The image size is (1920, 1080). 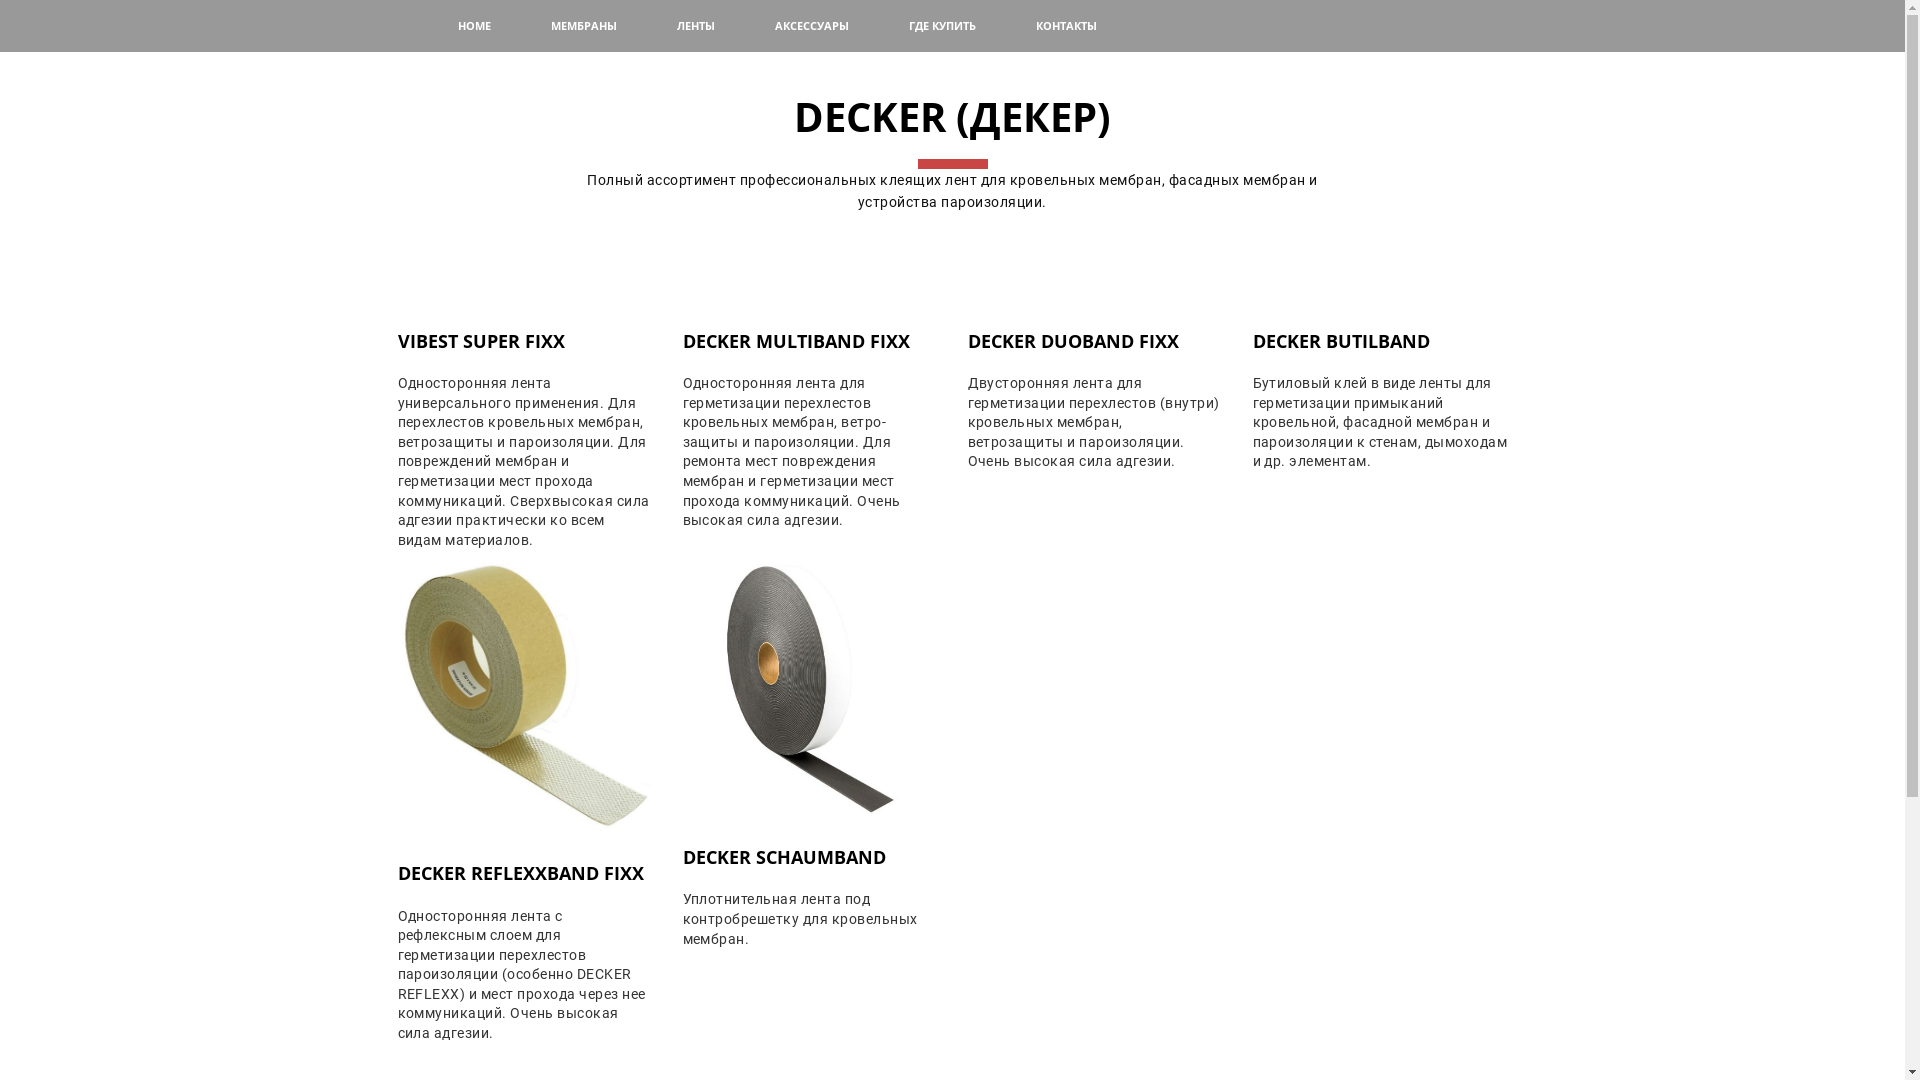 I want to click on 'HOME', so click(x=473, y=26).